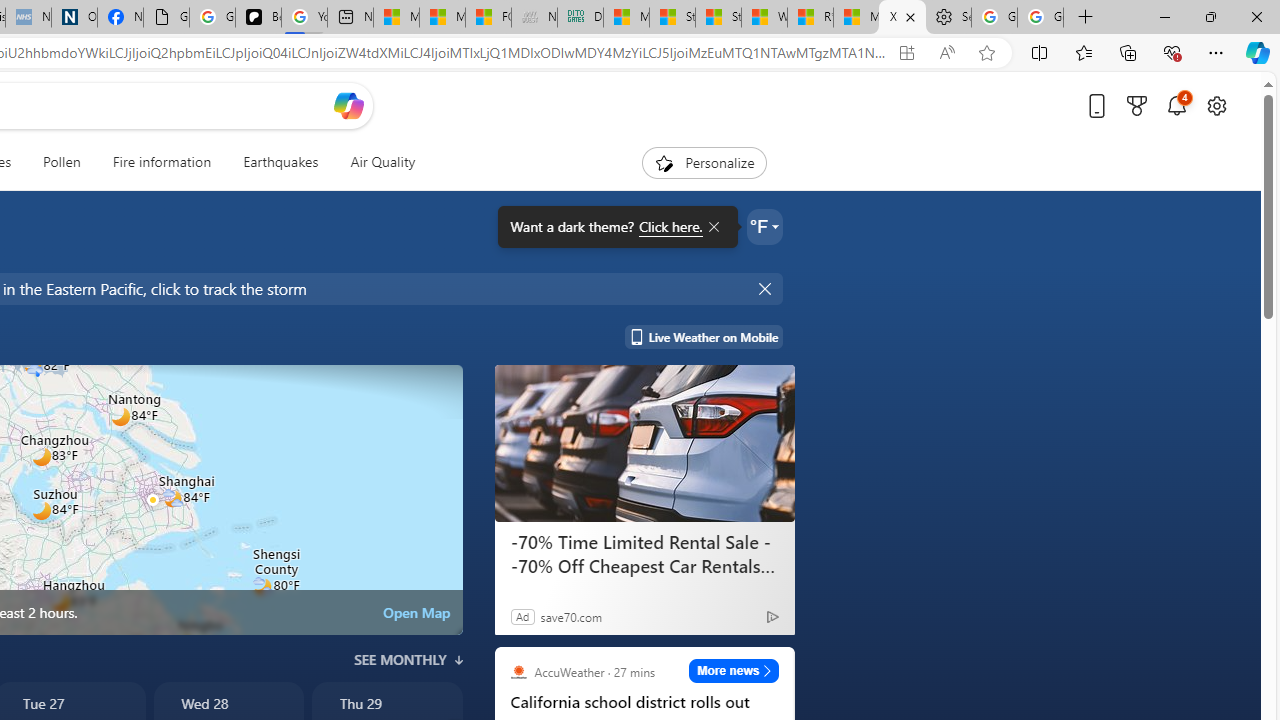  What do you see at coordinates (279, 162) in the screenshot?
I see `'Earthquakes'` at bounding box center [279, 162].